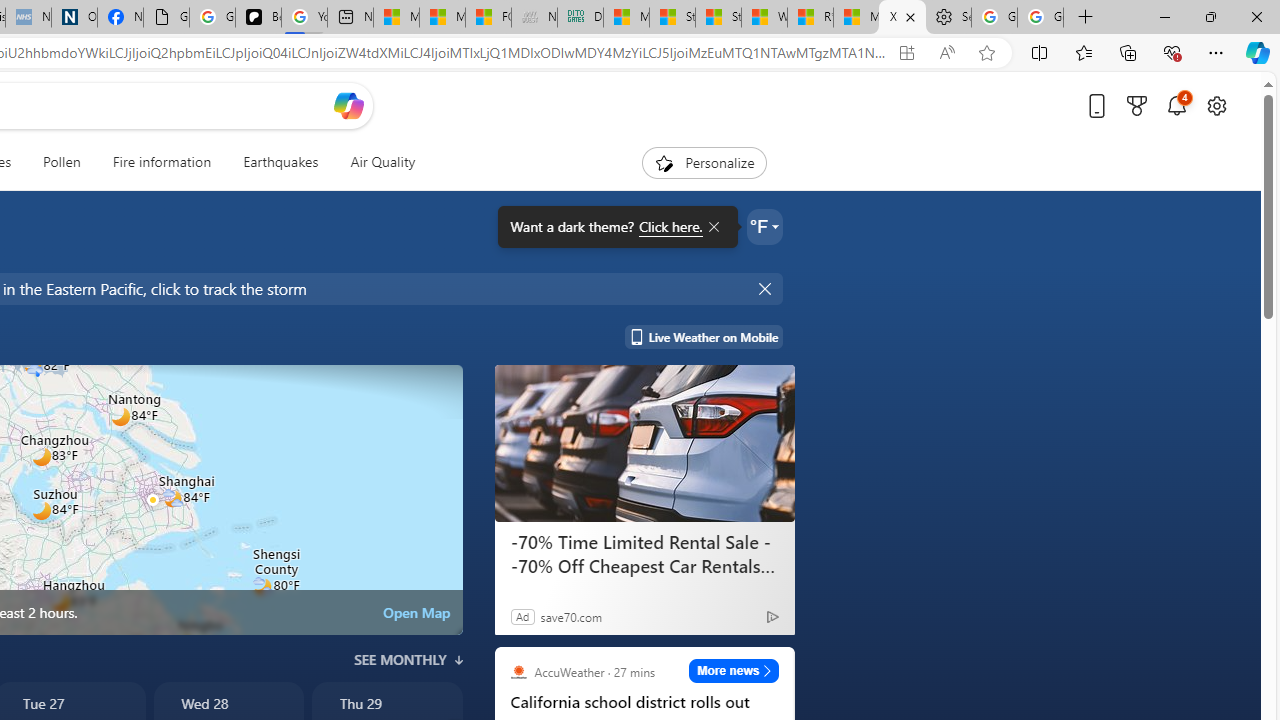  What do you see at coordinates (279, 162) in the screenshot?
I see `'Earthquakes'` at bounding box center [279, 162].